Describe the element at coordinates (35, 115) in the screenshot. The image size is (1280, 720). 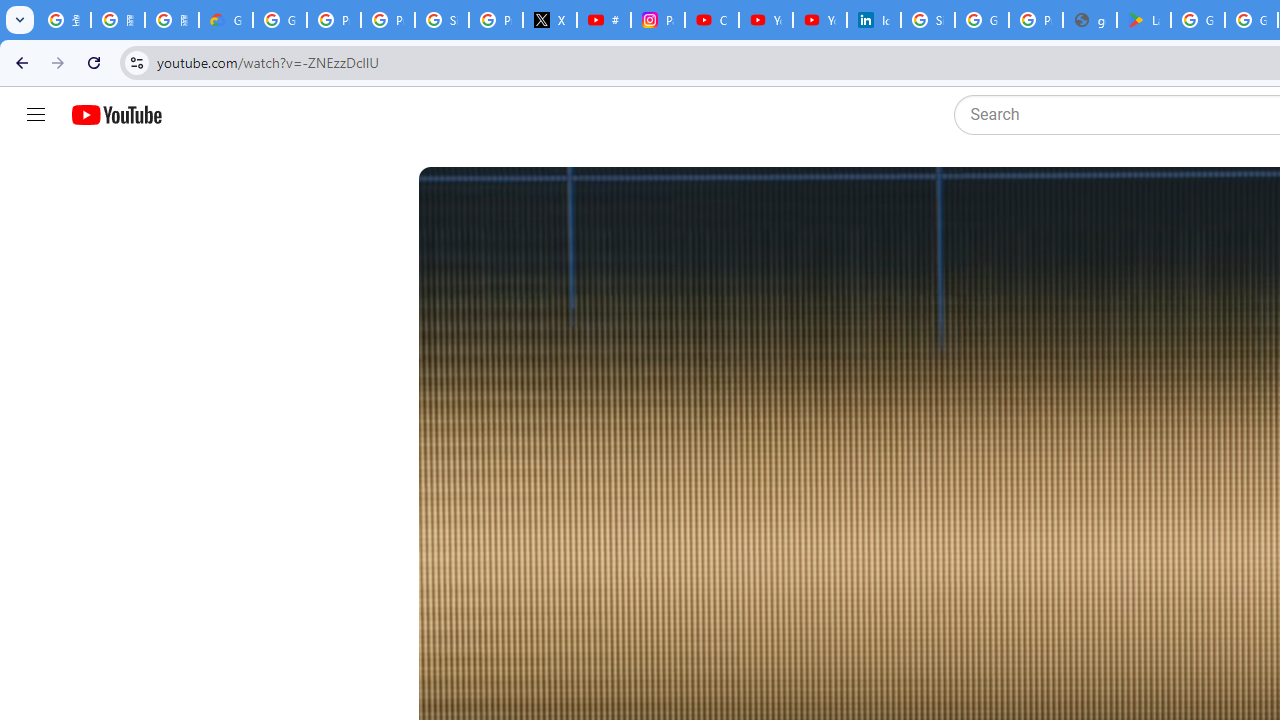
I see `'Guide'` at that location.